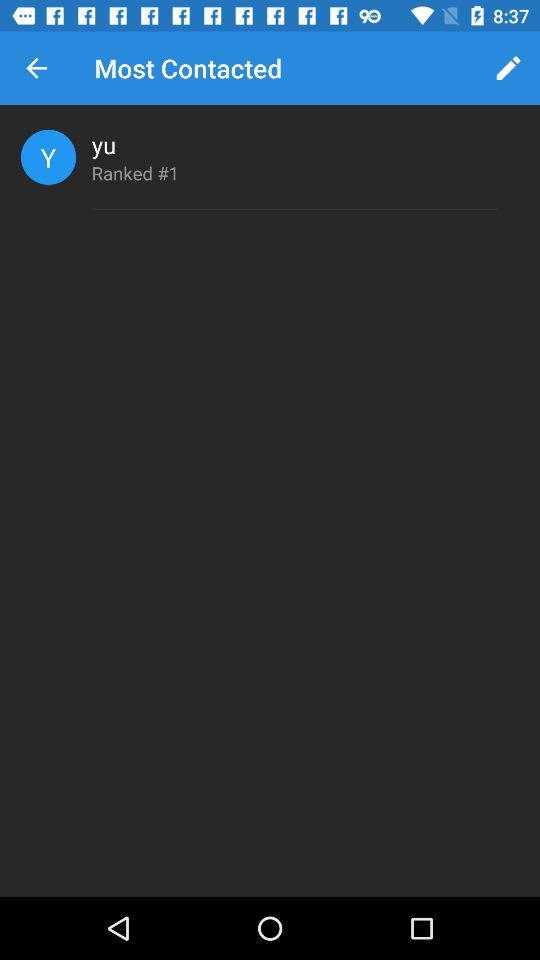  What do you see at coordinates (104, 143) in the screenshot?
I see `the yu item` at bounding box center [104, 143].